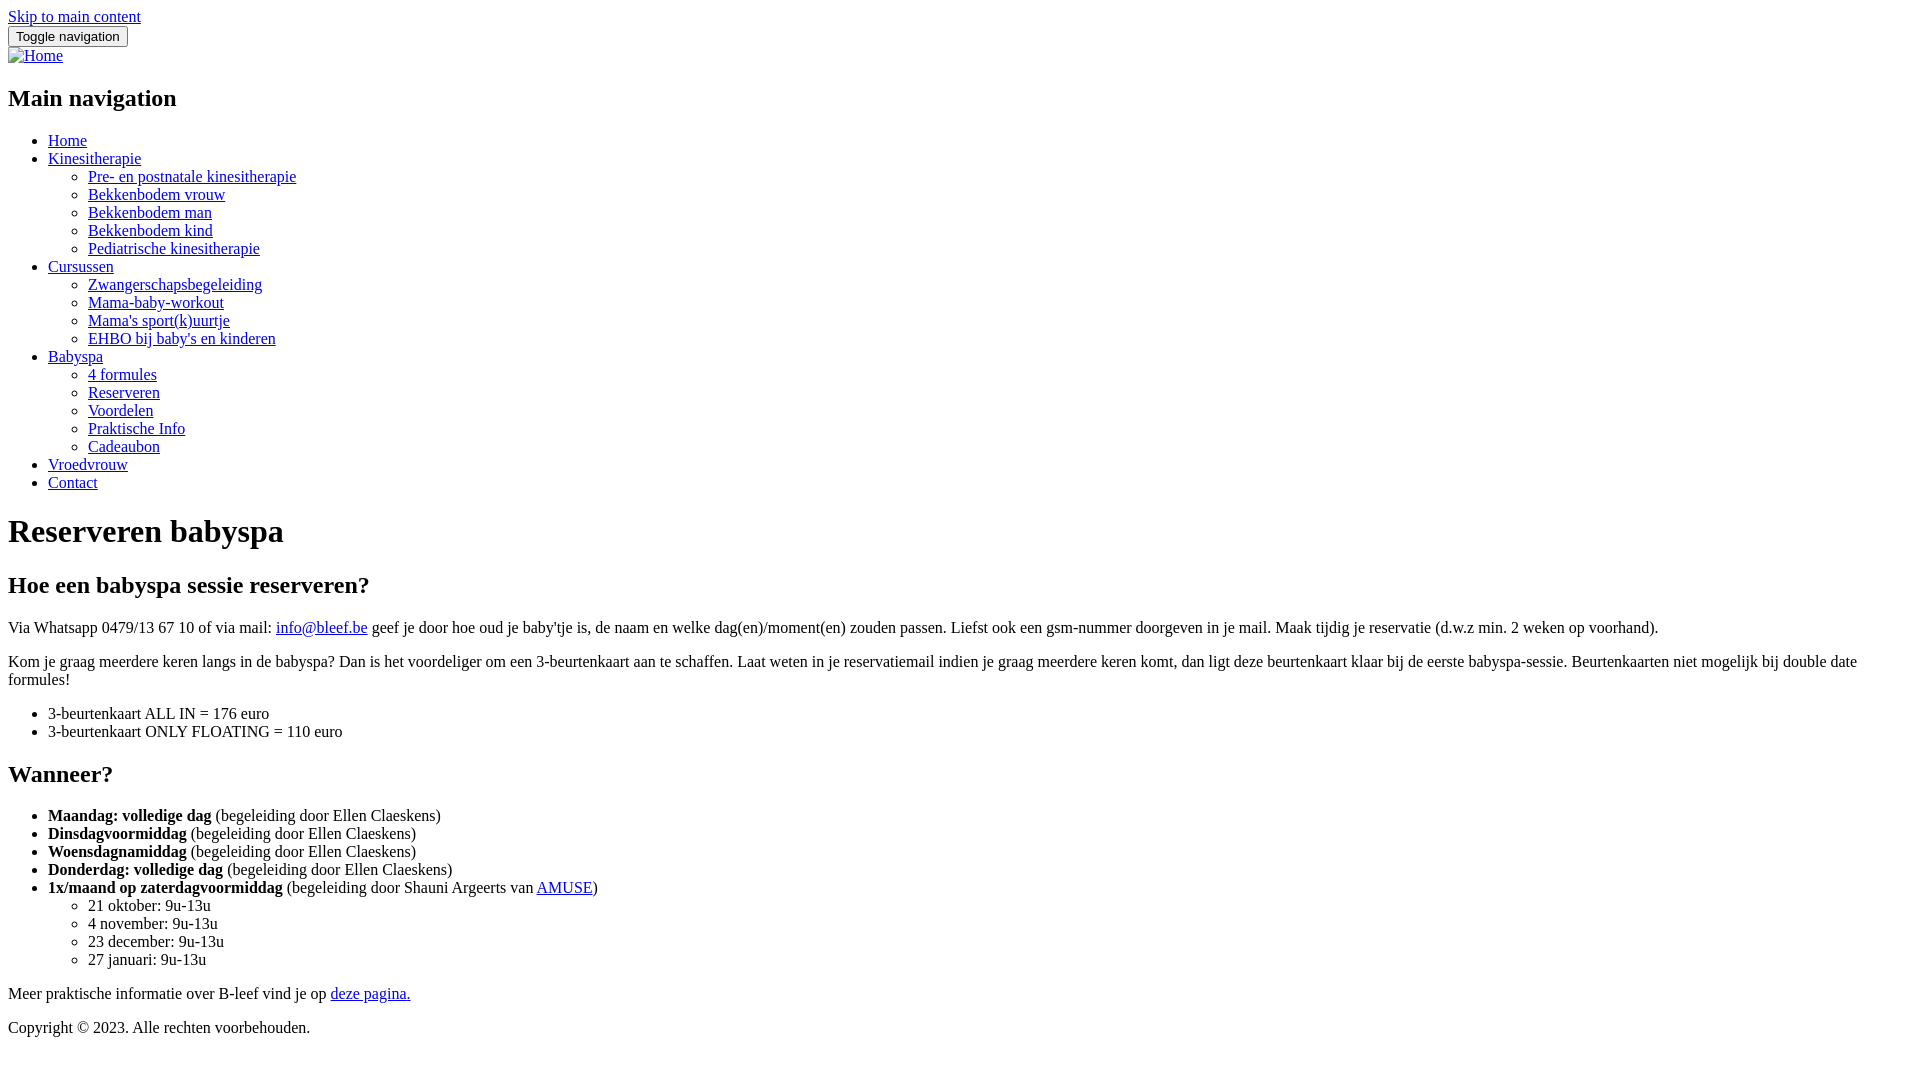 The width and height of the screenshot is (1920, 1080). What do you see at coordinates (331, 993) in the screenshot?
I see `'deze pagina'` at bounding box center [331, 993].